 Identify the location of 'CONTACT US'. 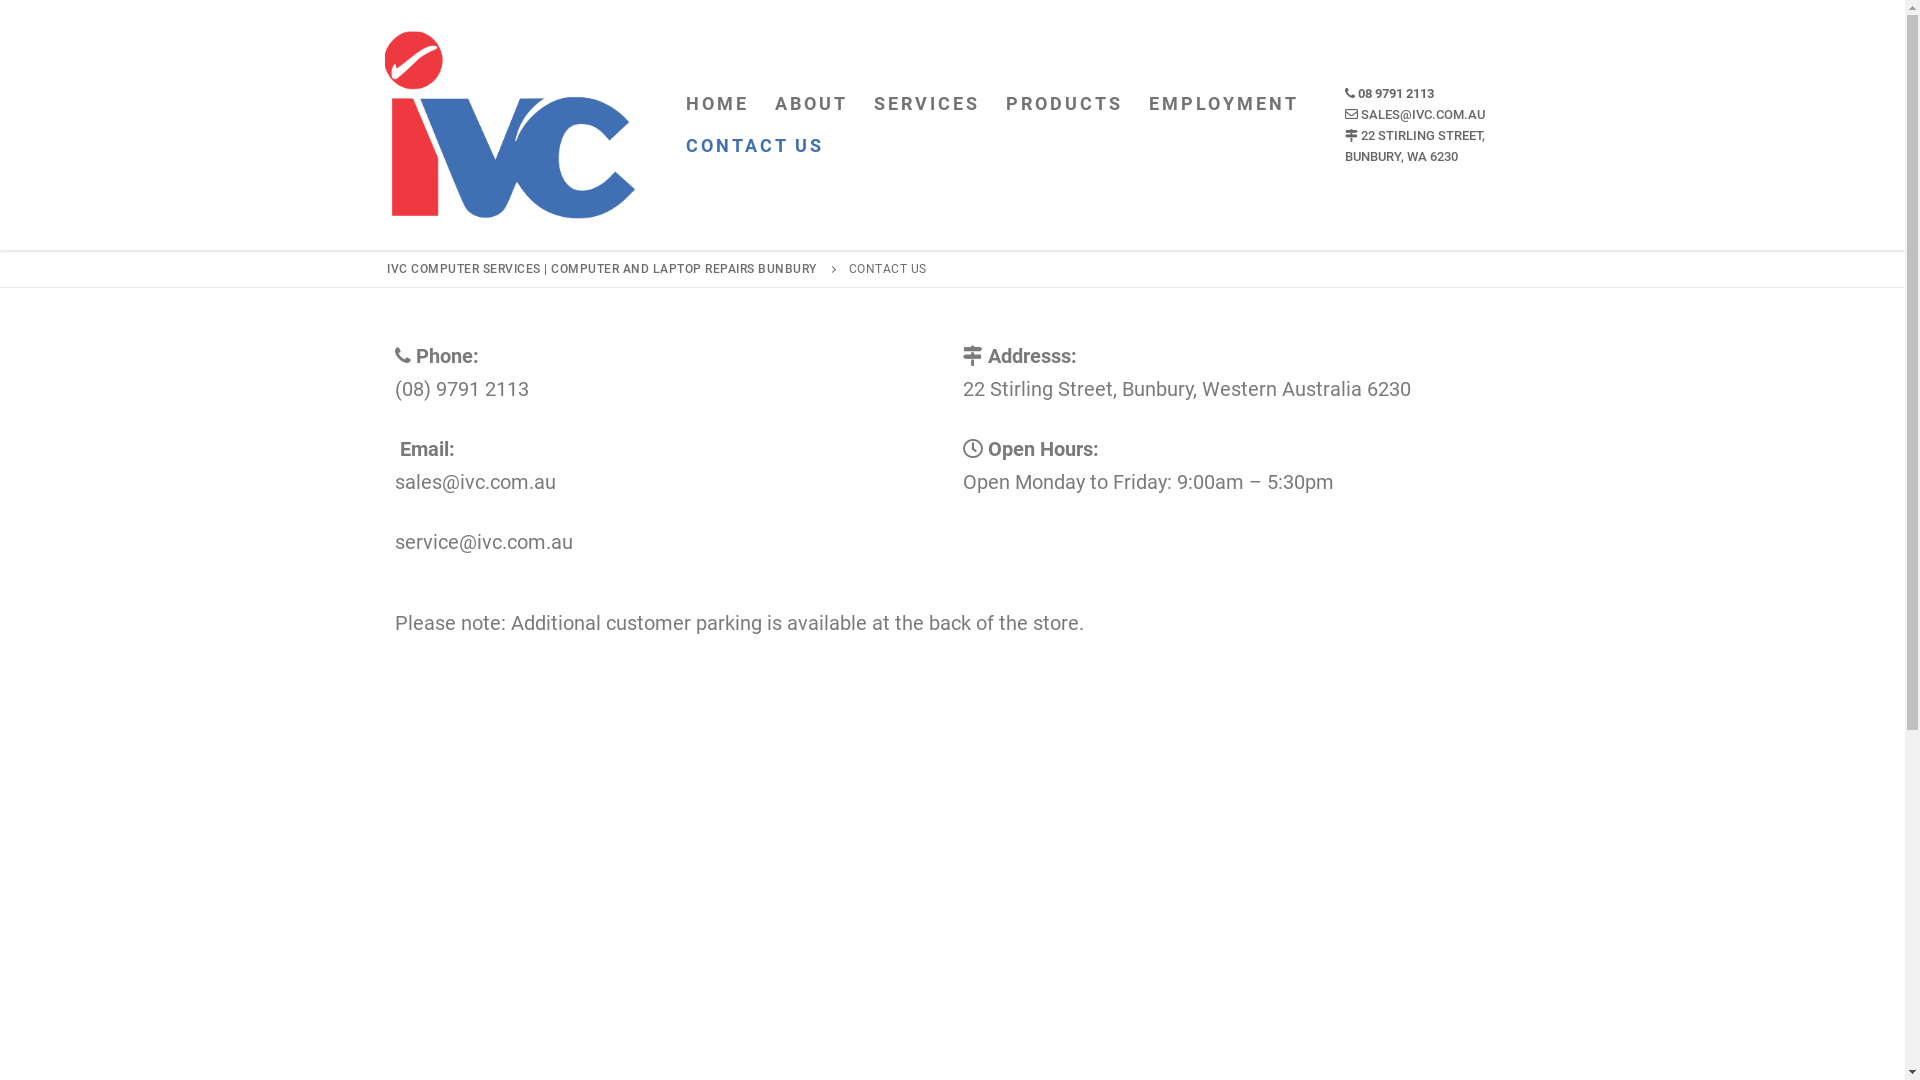
(752, 145).